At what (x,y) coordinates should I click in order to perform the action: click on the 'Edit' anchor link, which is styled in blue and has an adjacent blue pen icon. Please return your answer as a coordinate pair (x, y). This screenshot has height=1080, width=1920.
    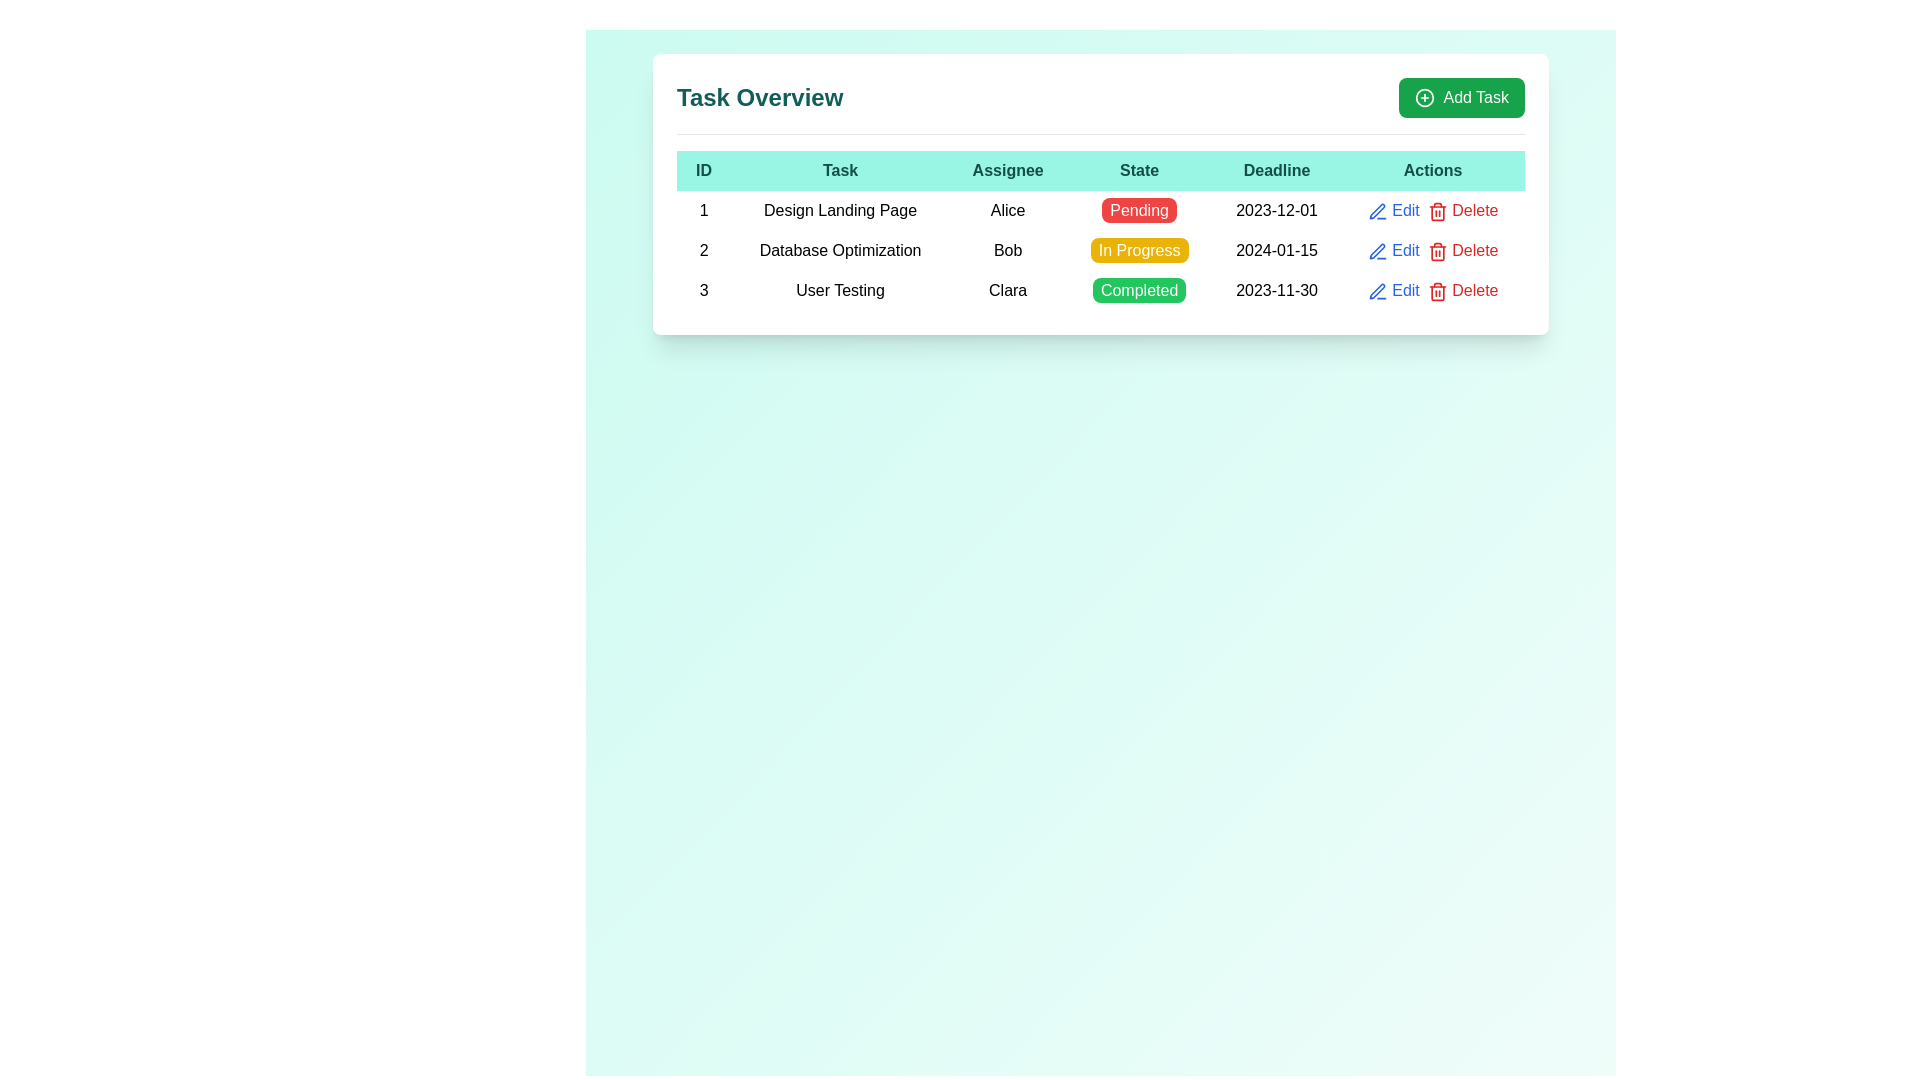
    Looking at the image, I should click on (1392, 249).